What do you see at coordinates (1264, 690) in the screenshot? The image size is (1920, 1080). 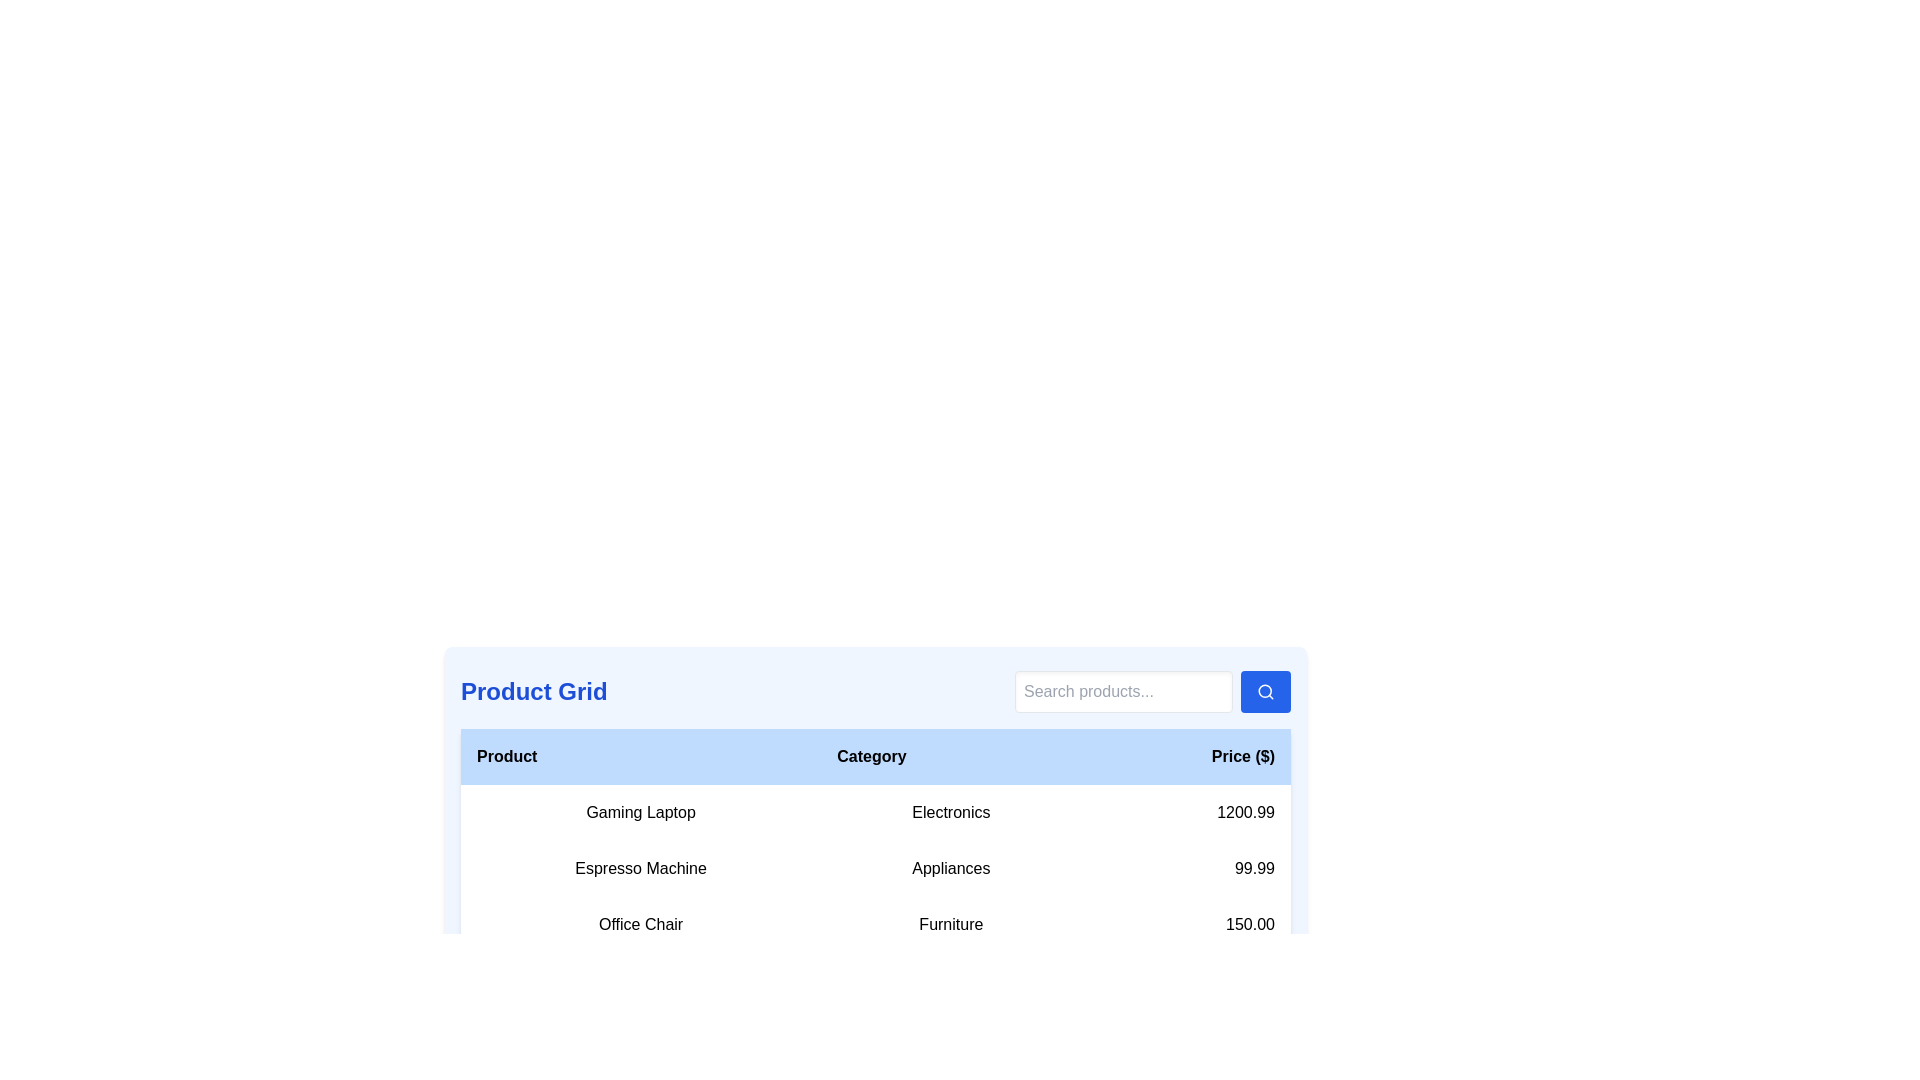 I see `the inner circle of the search icon located on the top-right side of a blue button adjacent to a search input field` at bounding box center [1264, 690].